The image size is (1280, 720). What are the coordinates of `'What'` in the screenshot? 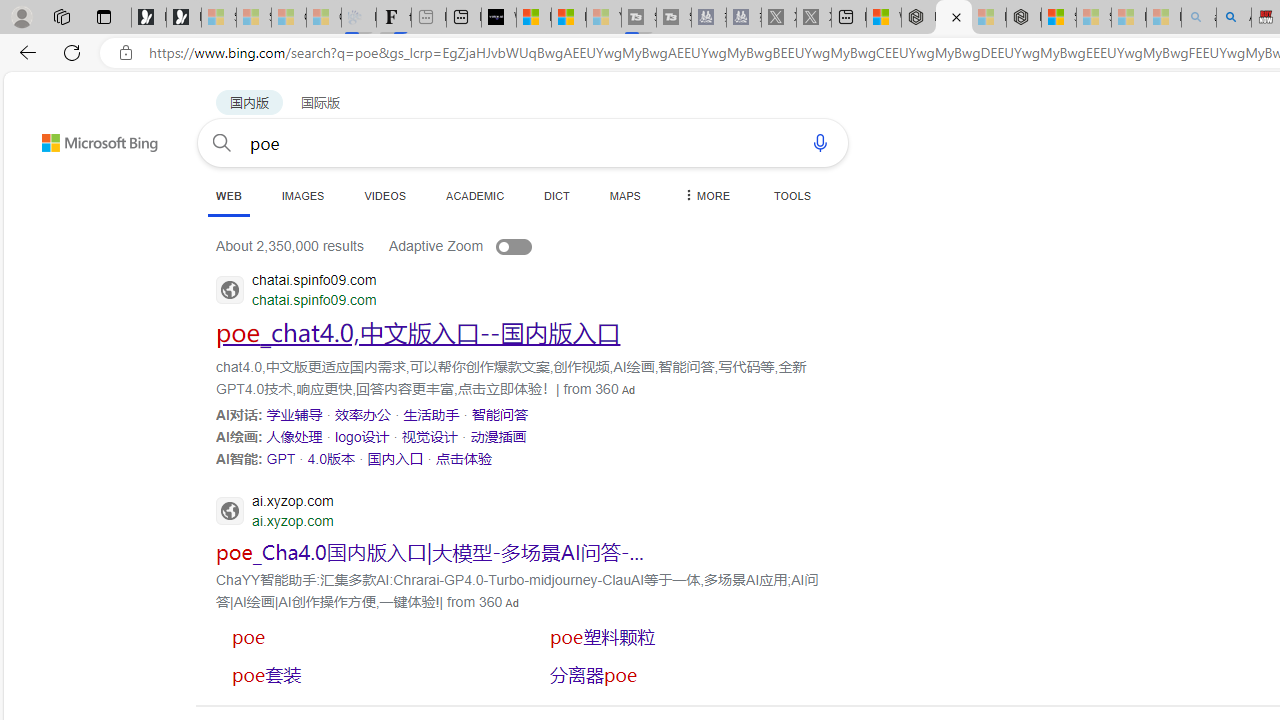 It's located at (499, 17).